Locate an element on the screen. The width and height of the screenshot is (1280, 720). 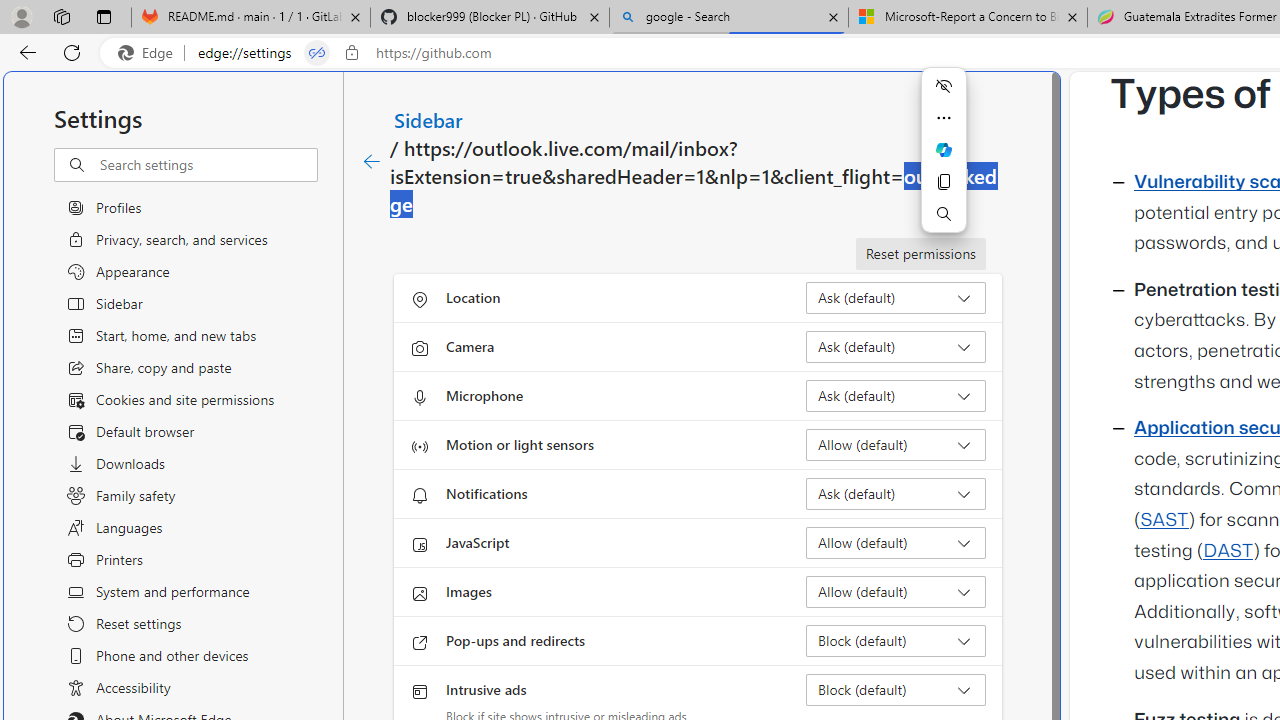
'Camera Ask (default)' is located at coordinates (895, 346).